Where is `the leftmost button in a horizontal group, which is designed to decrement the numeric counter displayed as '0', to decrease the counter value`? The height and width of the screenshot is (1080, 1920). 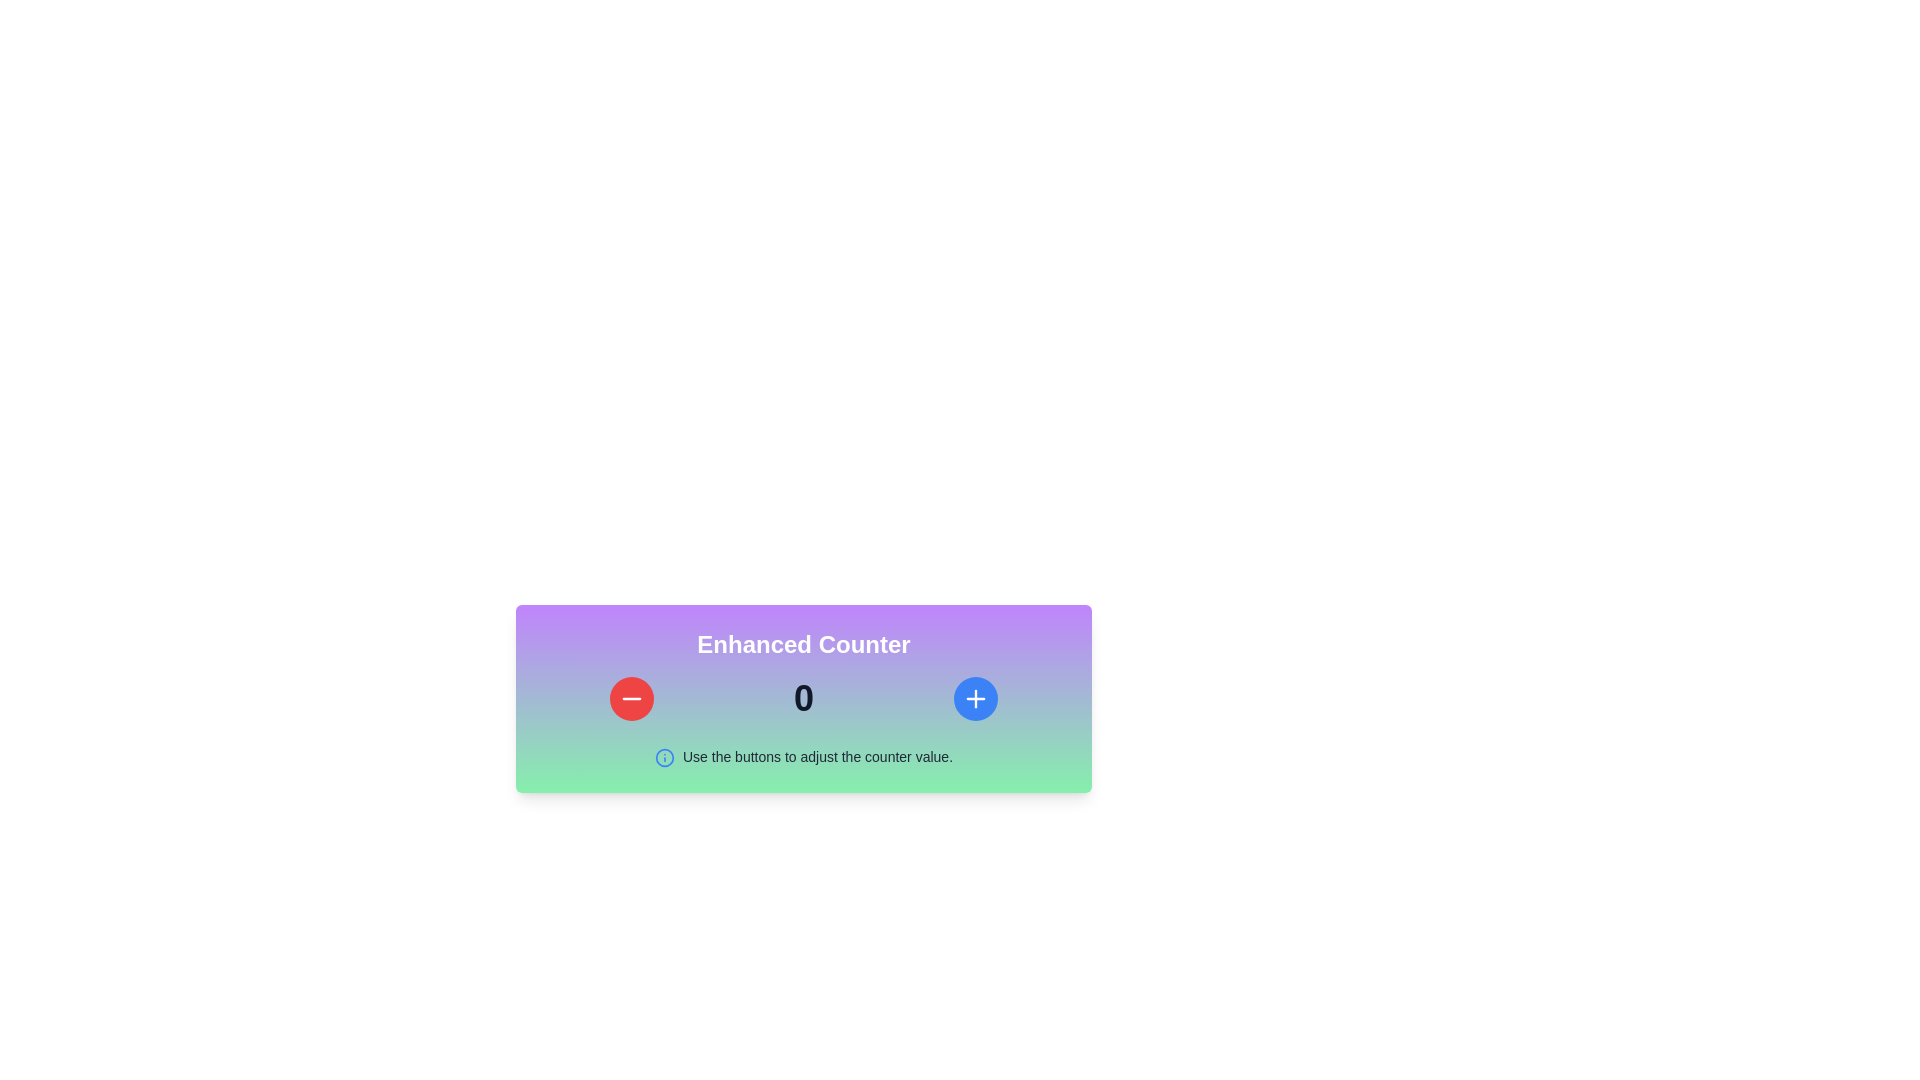 the leftmost button in a horizontal group, which is designed to decrement the numeric counter displayed as '0', to decrease the counter value is located at coordinates (631, 697).